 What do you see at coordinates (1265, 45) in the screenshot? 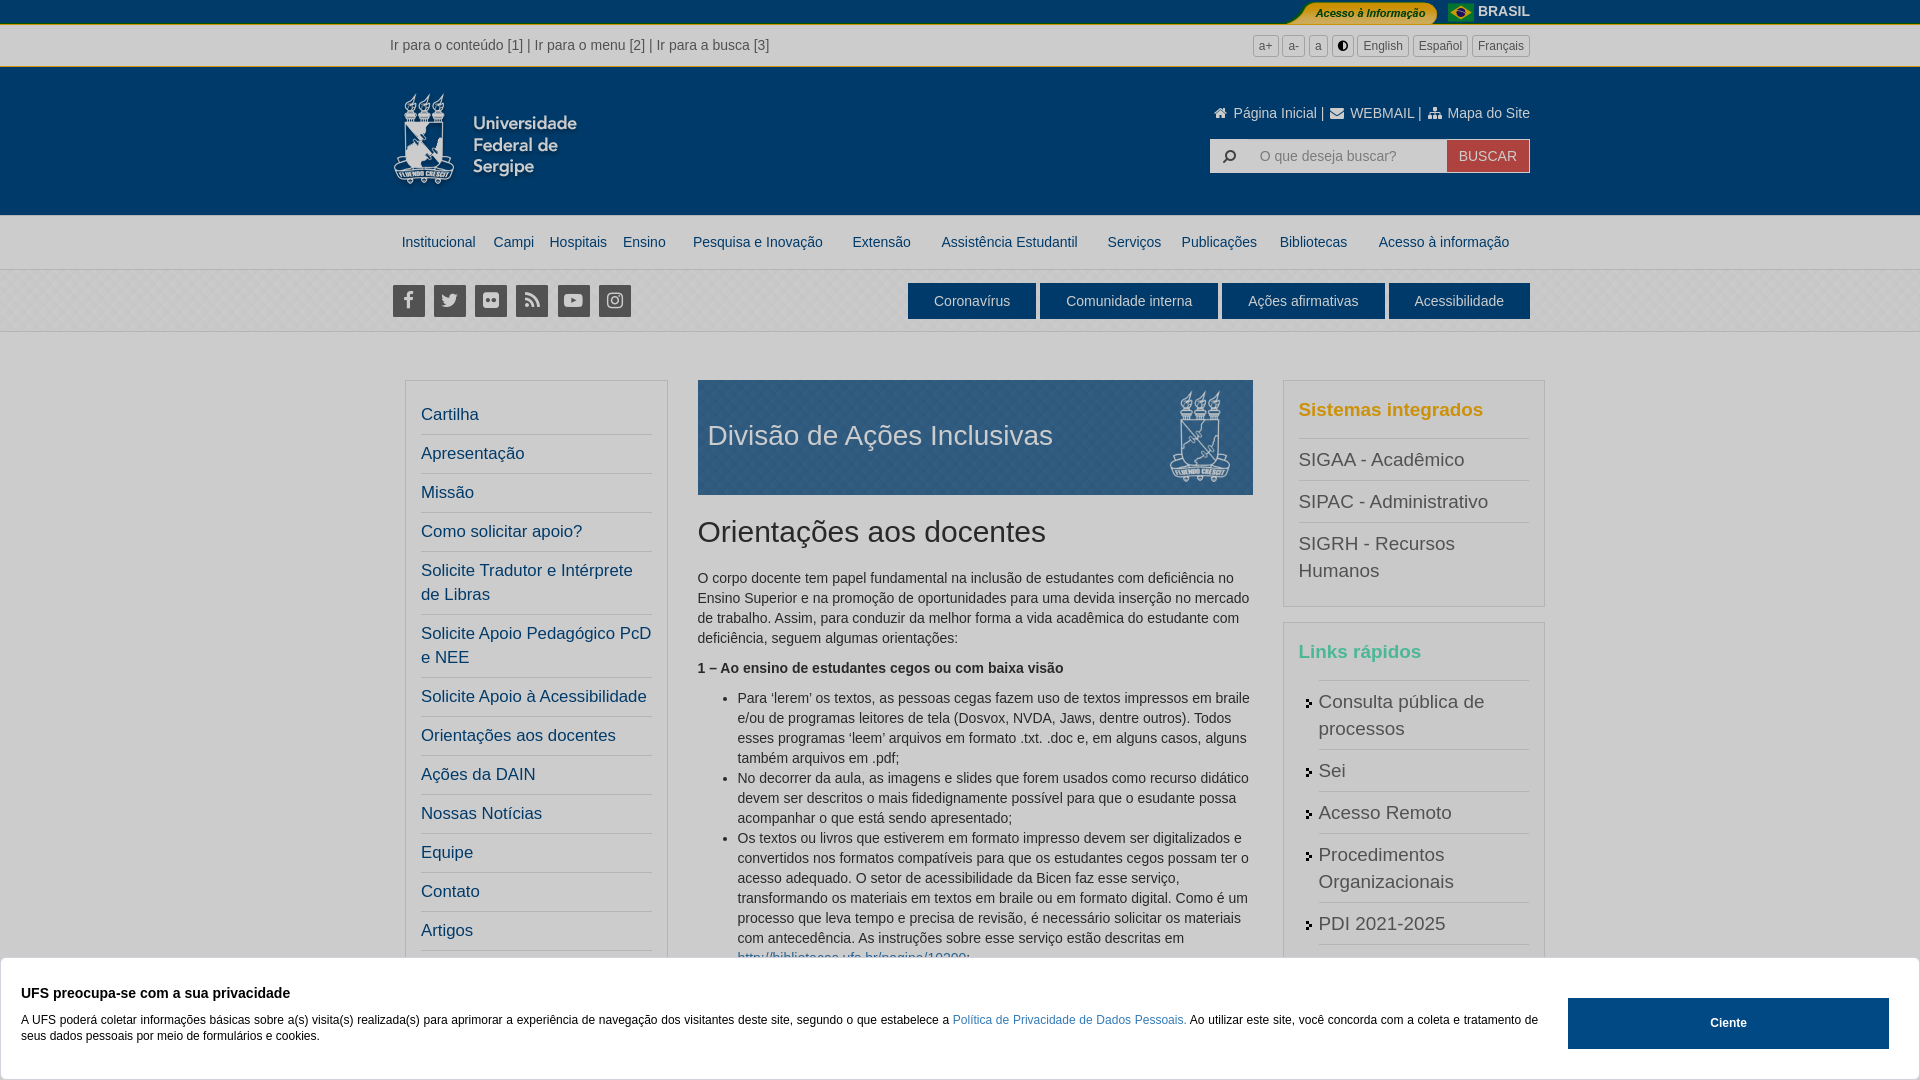
I see `'a+'` at bounding box center [1265, 45].